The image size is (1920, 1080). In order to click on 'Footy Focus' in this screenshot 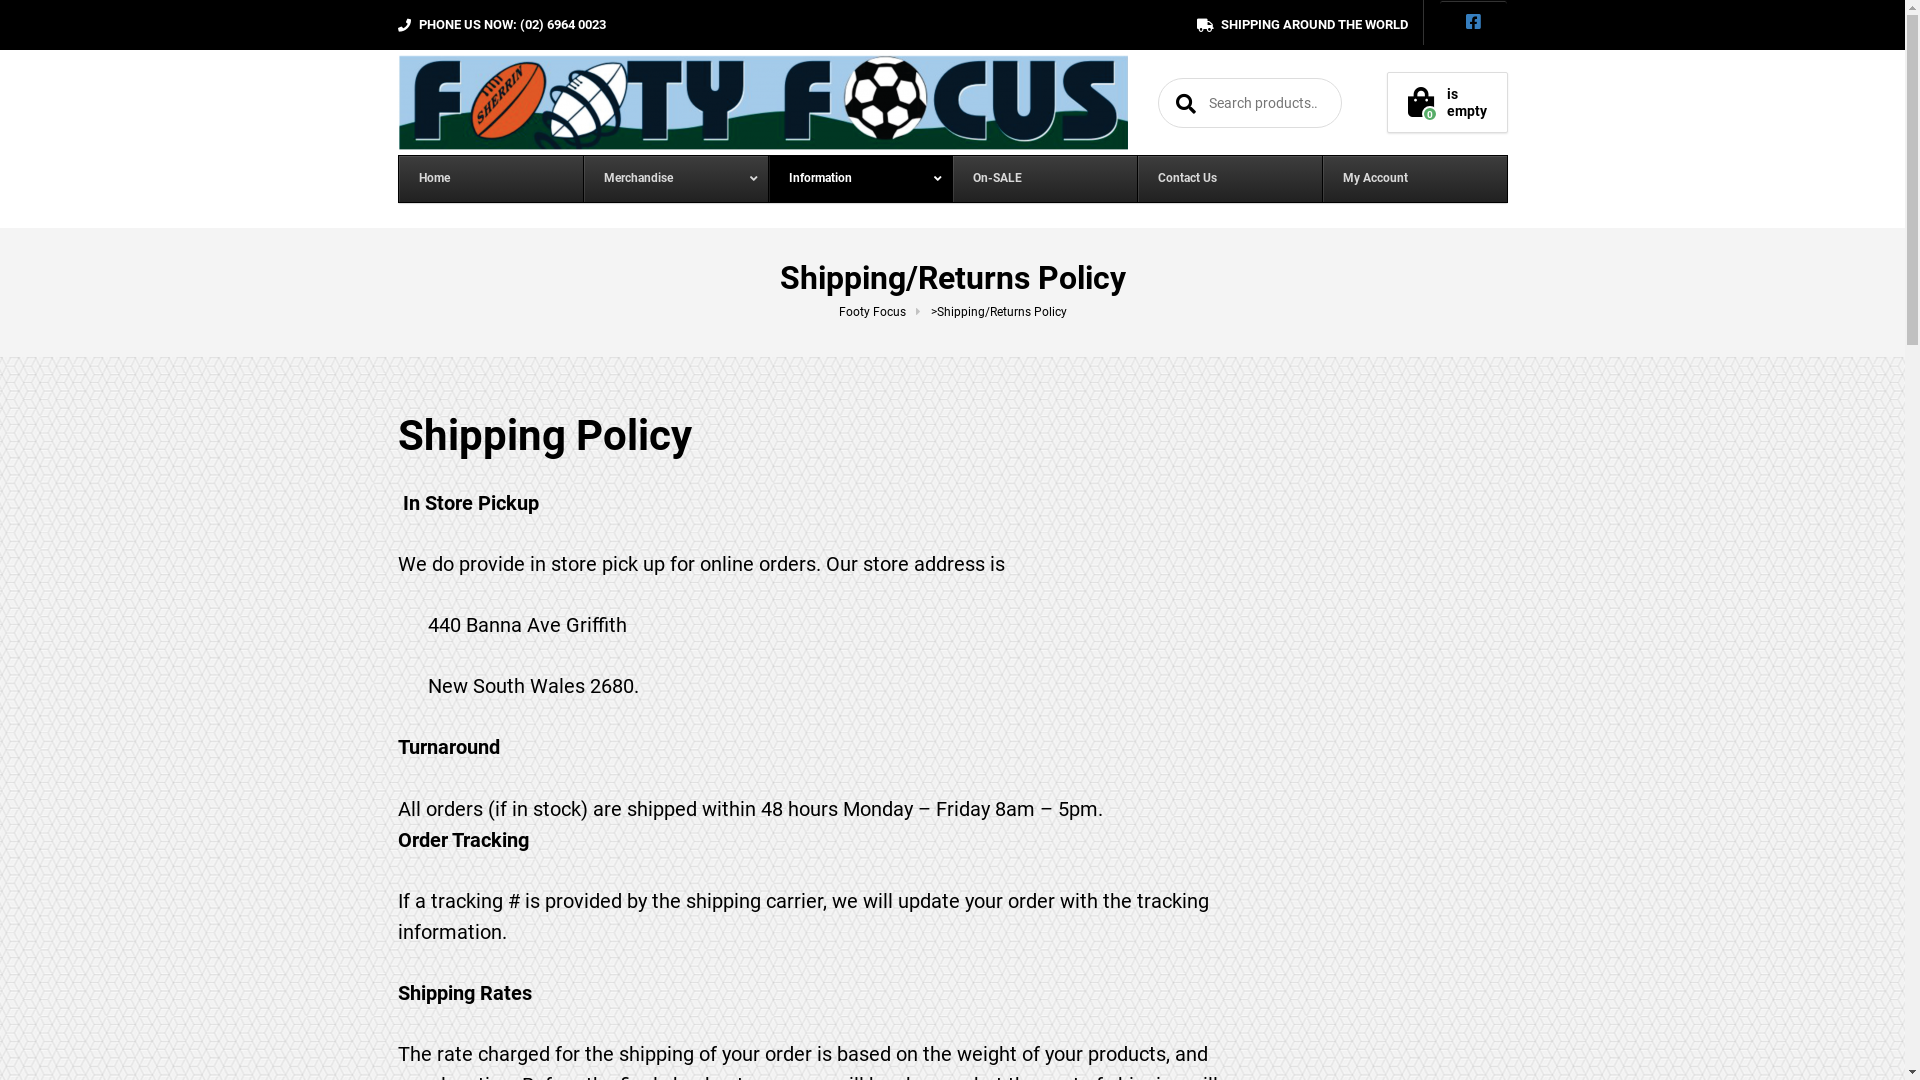, I will do `click(882, 312)`.